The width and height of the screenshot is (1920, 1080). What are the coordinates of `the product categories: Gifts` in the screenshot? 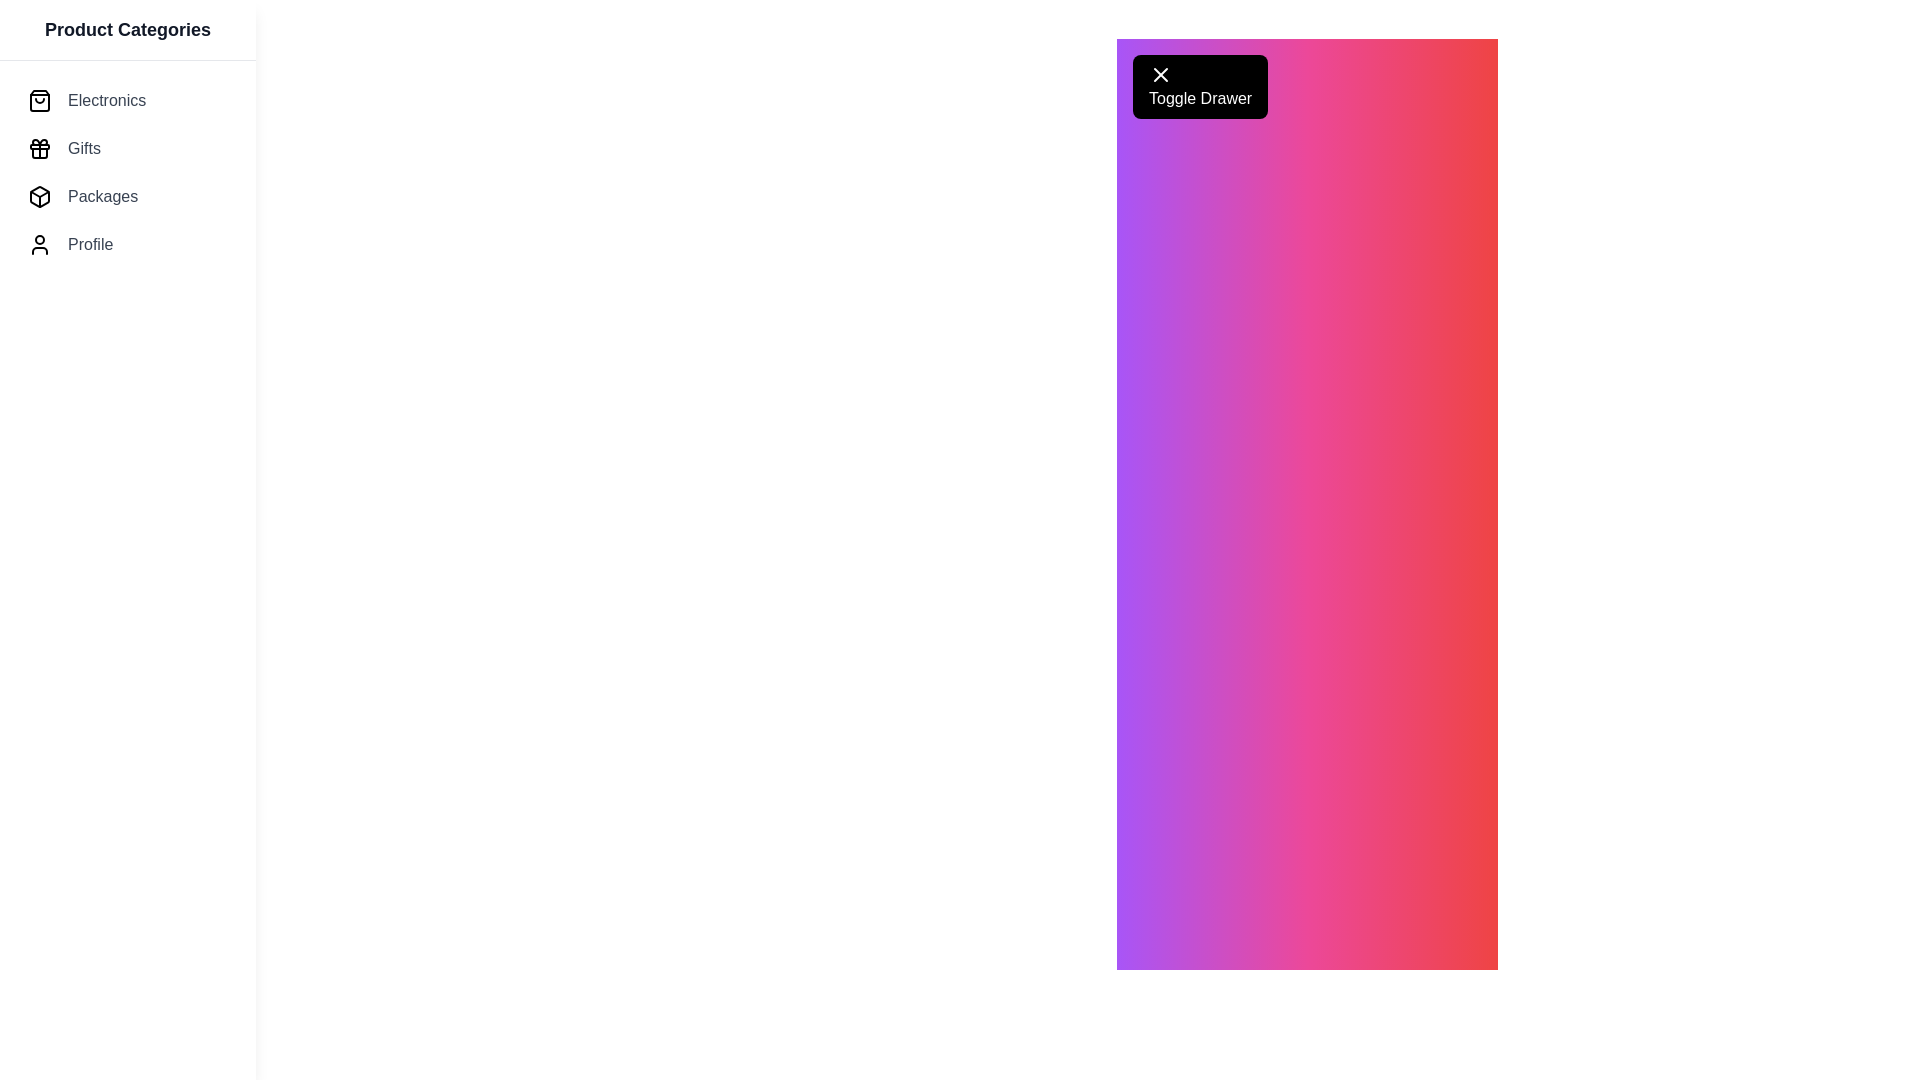 It's located at (127, 148).